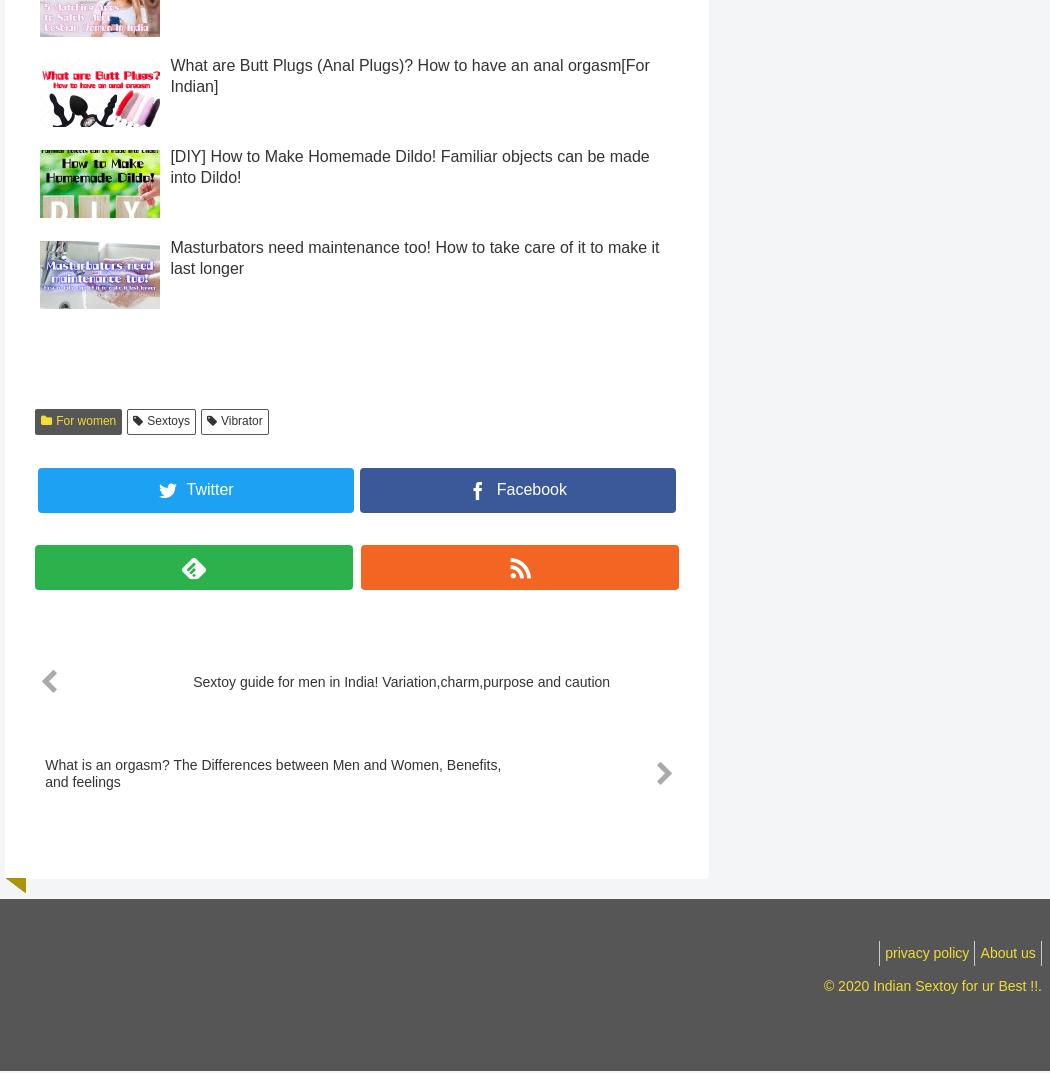 This screenshot has width=1050, height=1073. I want to click on '© 2020 Indian Sextoy for ur Best !!.', so click(932, 1023).